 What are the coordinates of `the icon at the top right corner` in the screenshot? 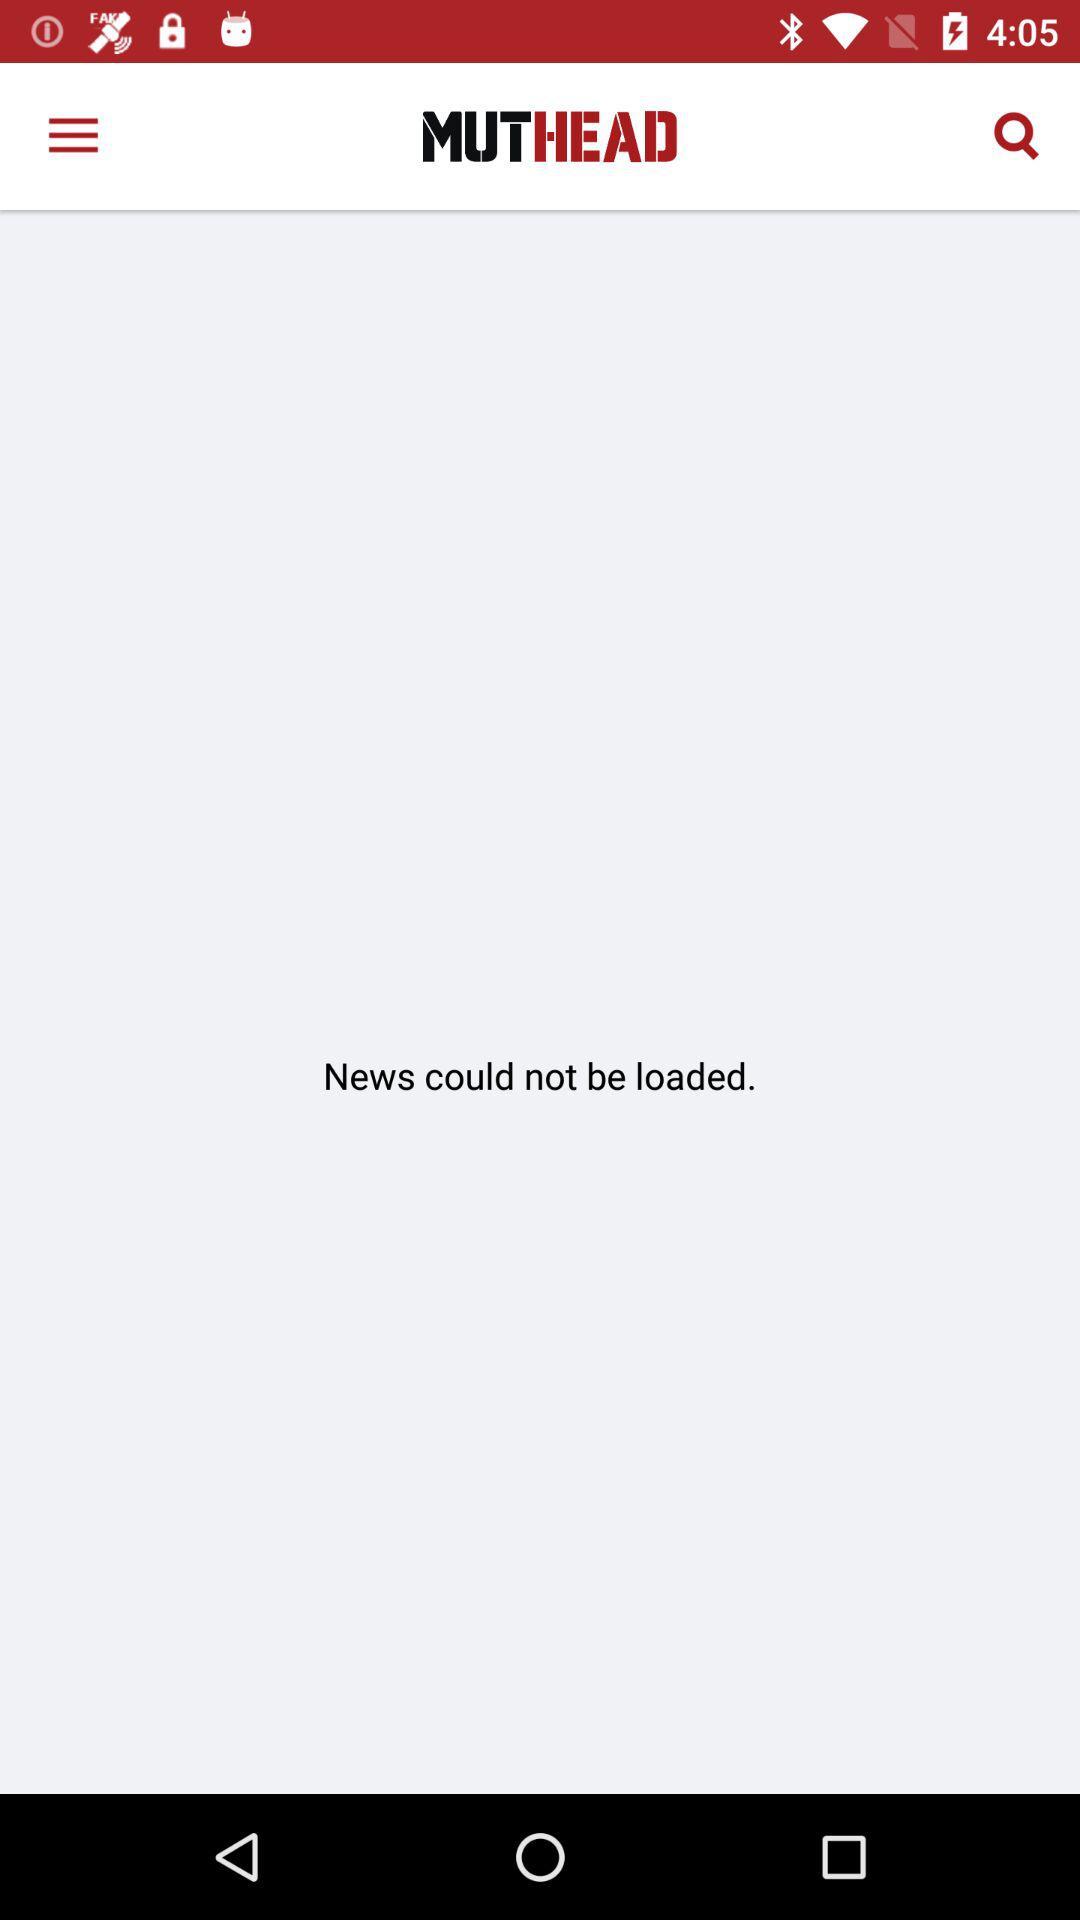 It's located at (1017, 135).